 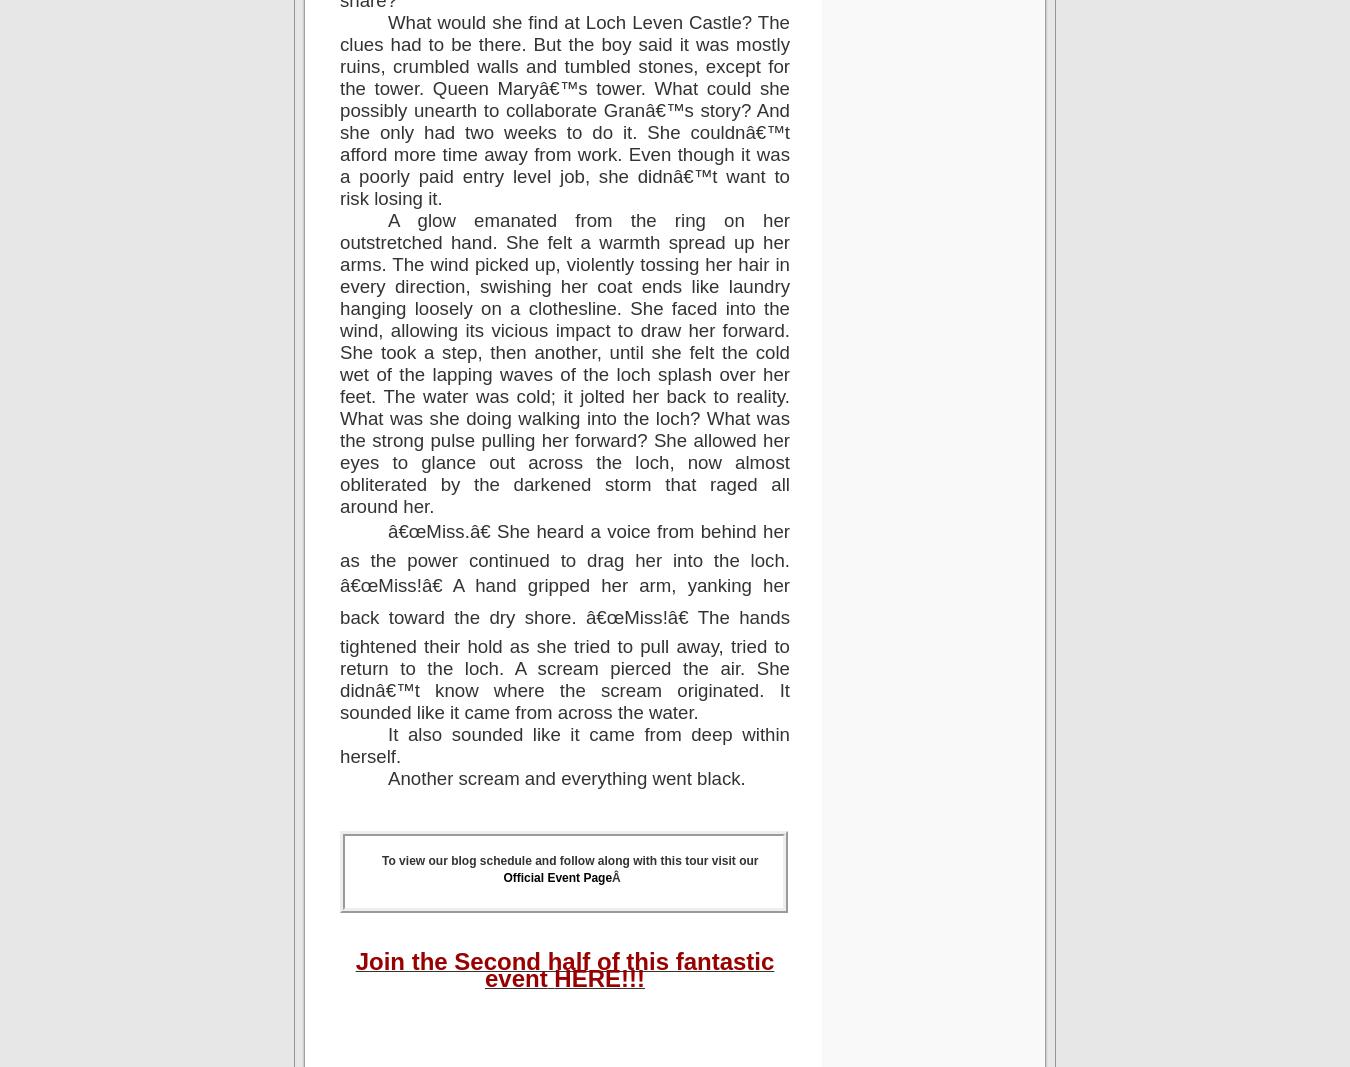 I want to click on 'To view our blog schedule and follow along with this tour visit our', so click(x=569, y=859).